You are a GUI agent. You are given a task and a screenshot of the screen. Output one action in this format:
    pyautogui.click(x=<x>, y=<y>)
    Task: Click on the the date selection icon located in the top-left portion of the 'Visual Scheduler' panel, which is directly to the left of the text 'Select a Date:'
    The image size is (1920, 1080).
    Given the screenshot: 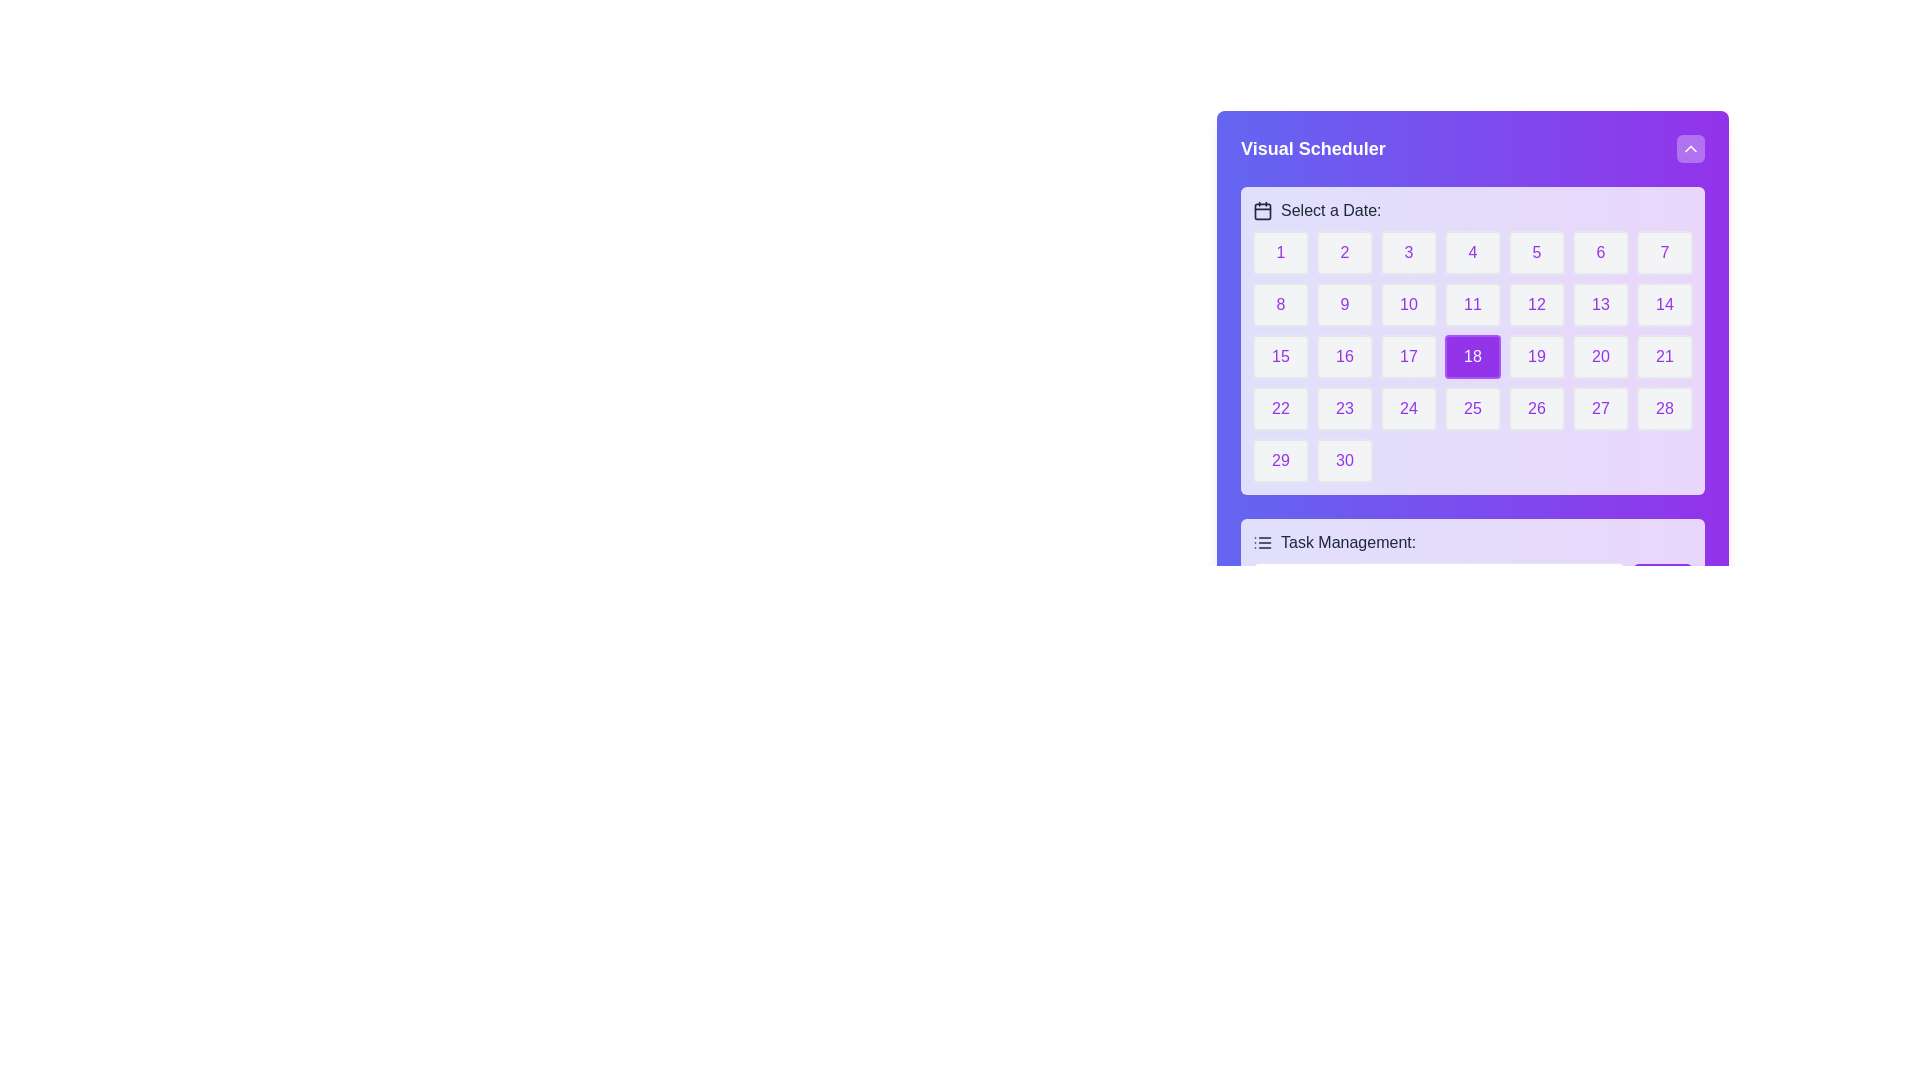 What is the action you would take?
    pyautogui.click(x=1261, y=211)
    